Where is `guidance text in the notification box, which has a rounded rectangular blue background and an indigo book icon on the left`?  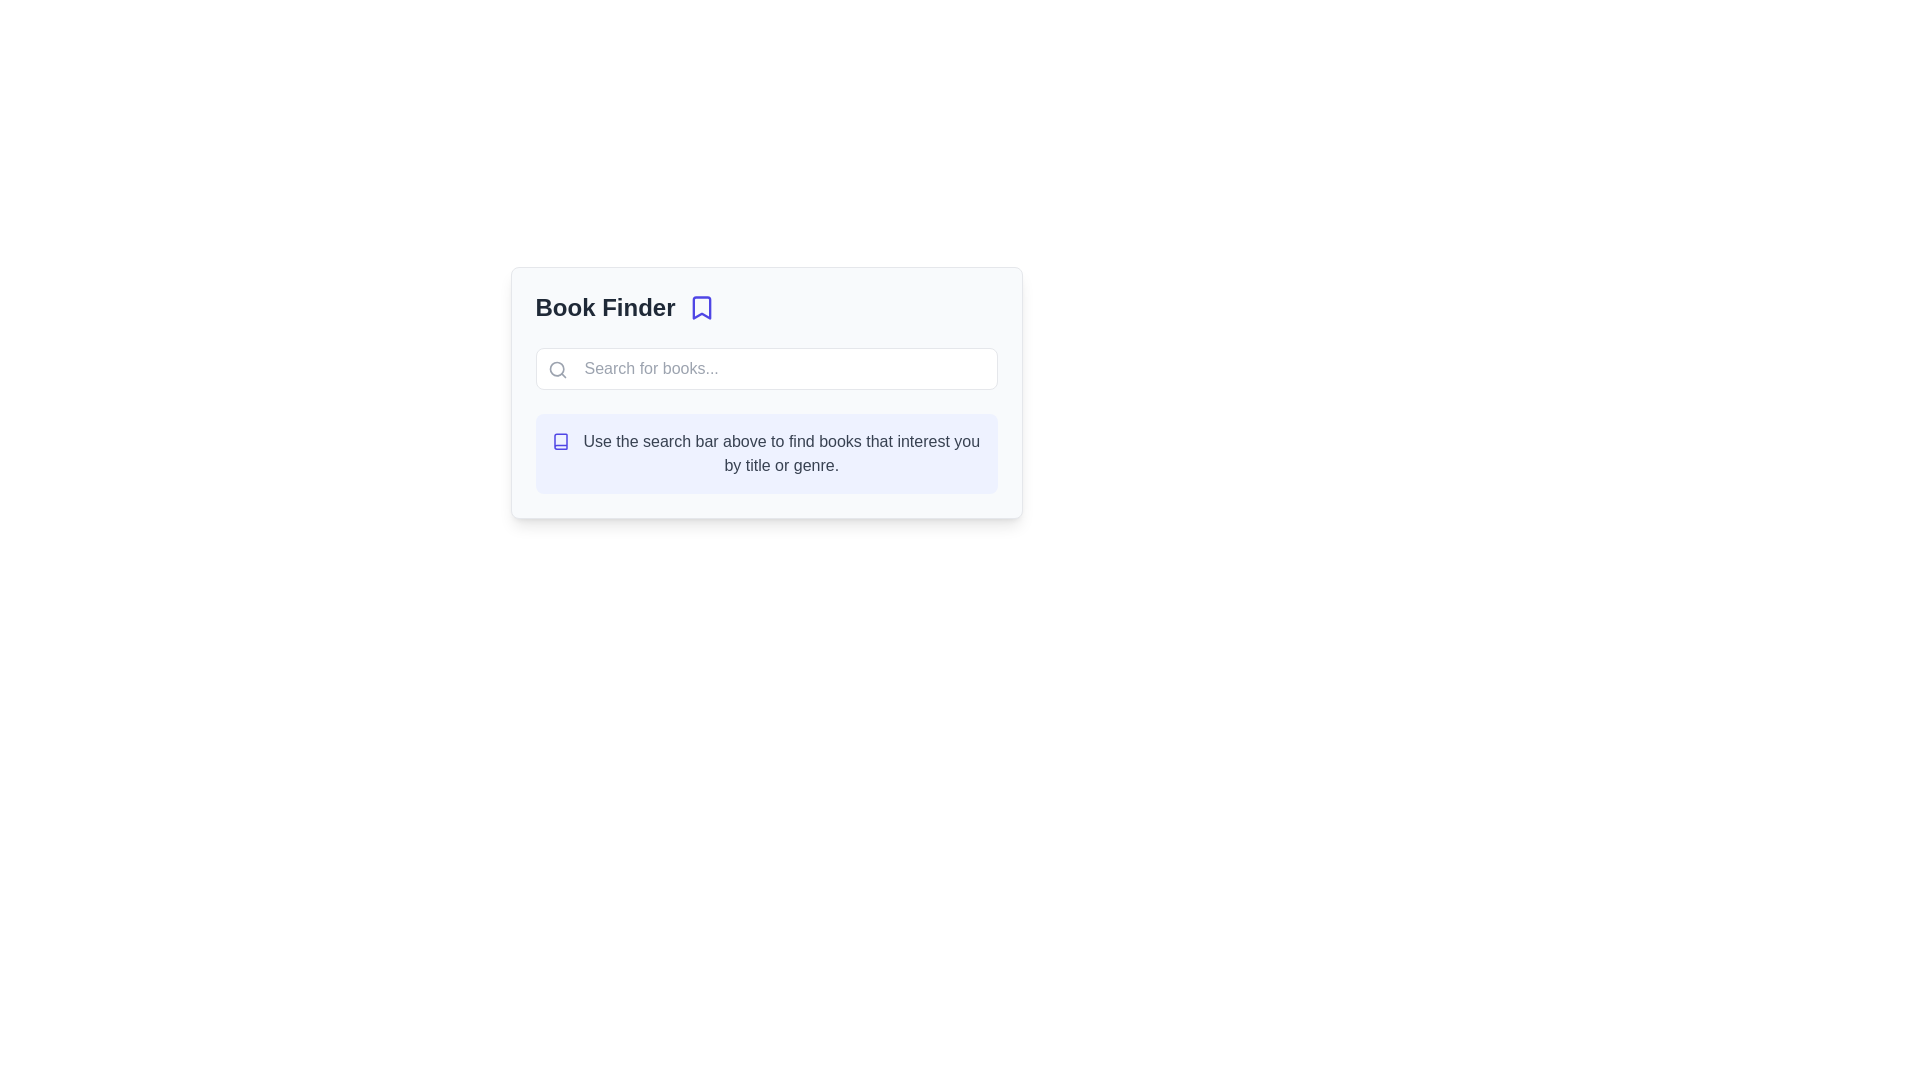 guidance text in the notification box, which has a rounded rectangular blue background and an indigo book icon on the left is located at coordinates (765, 454).